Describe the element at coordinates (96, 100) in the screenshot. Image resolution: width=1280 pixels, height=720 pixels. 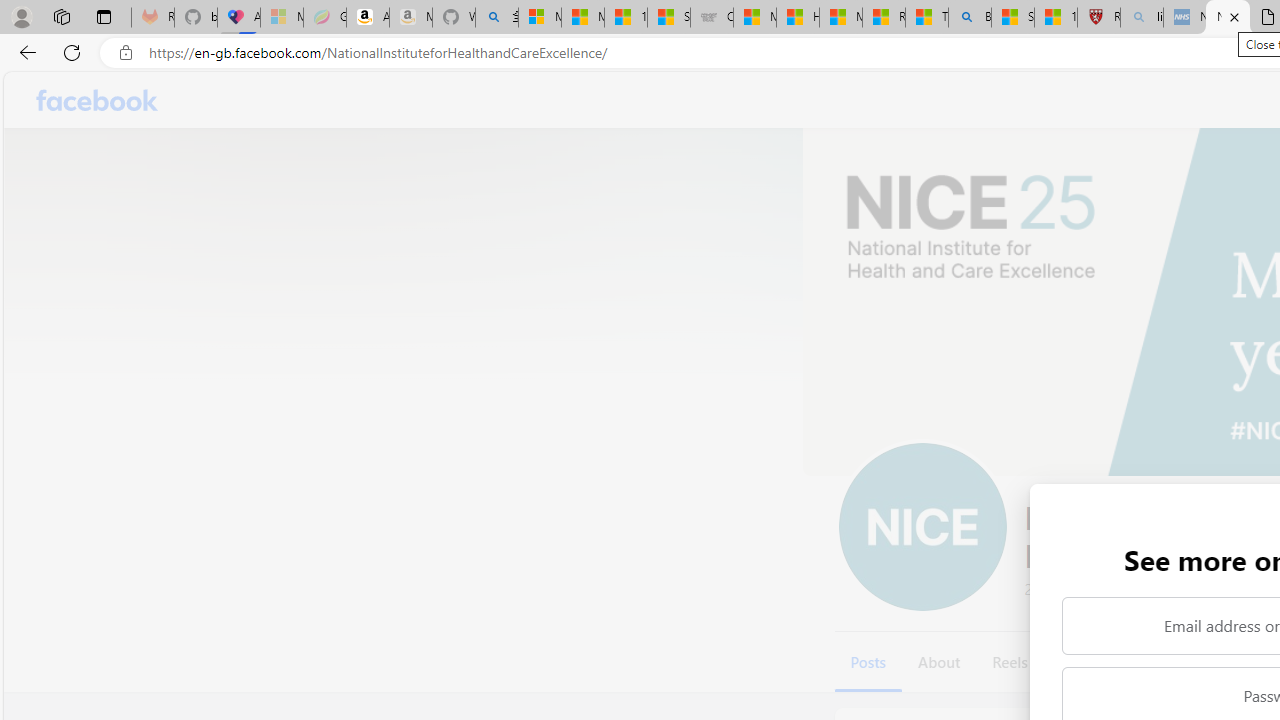
I see `'Facebook'` at that location.